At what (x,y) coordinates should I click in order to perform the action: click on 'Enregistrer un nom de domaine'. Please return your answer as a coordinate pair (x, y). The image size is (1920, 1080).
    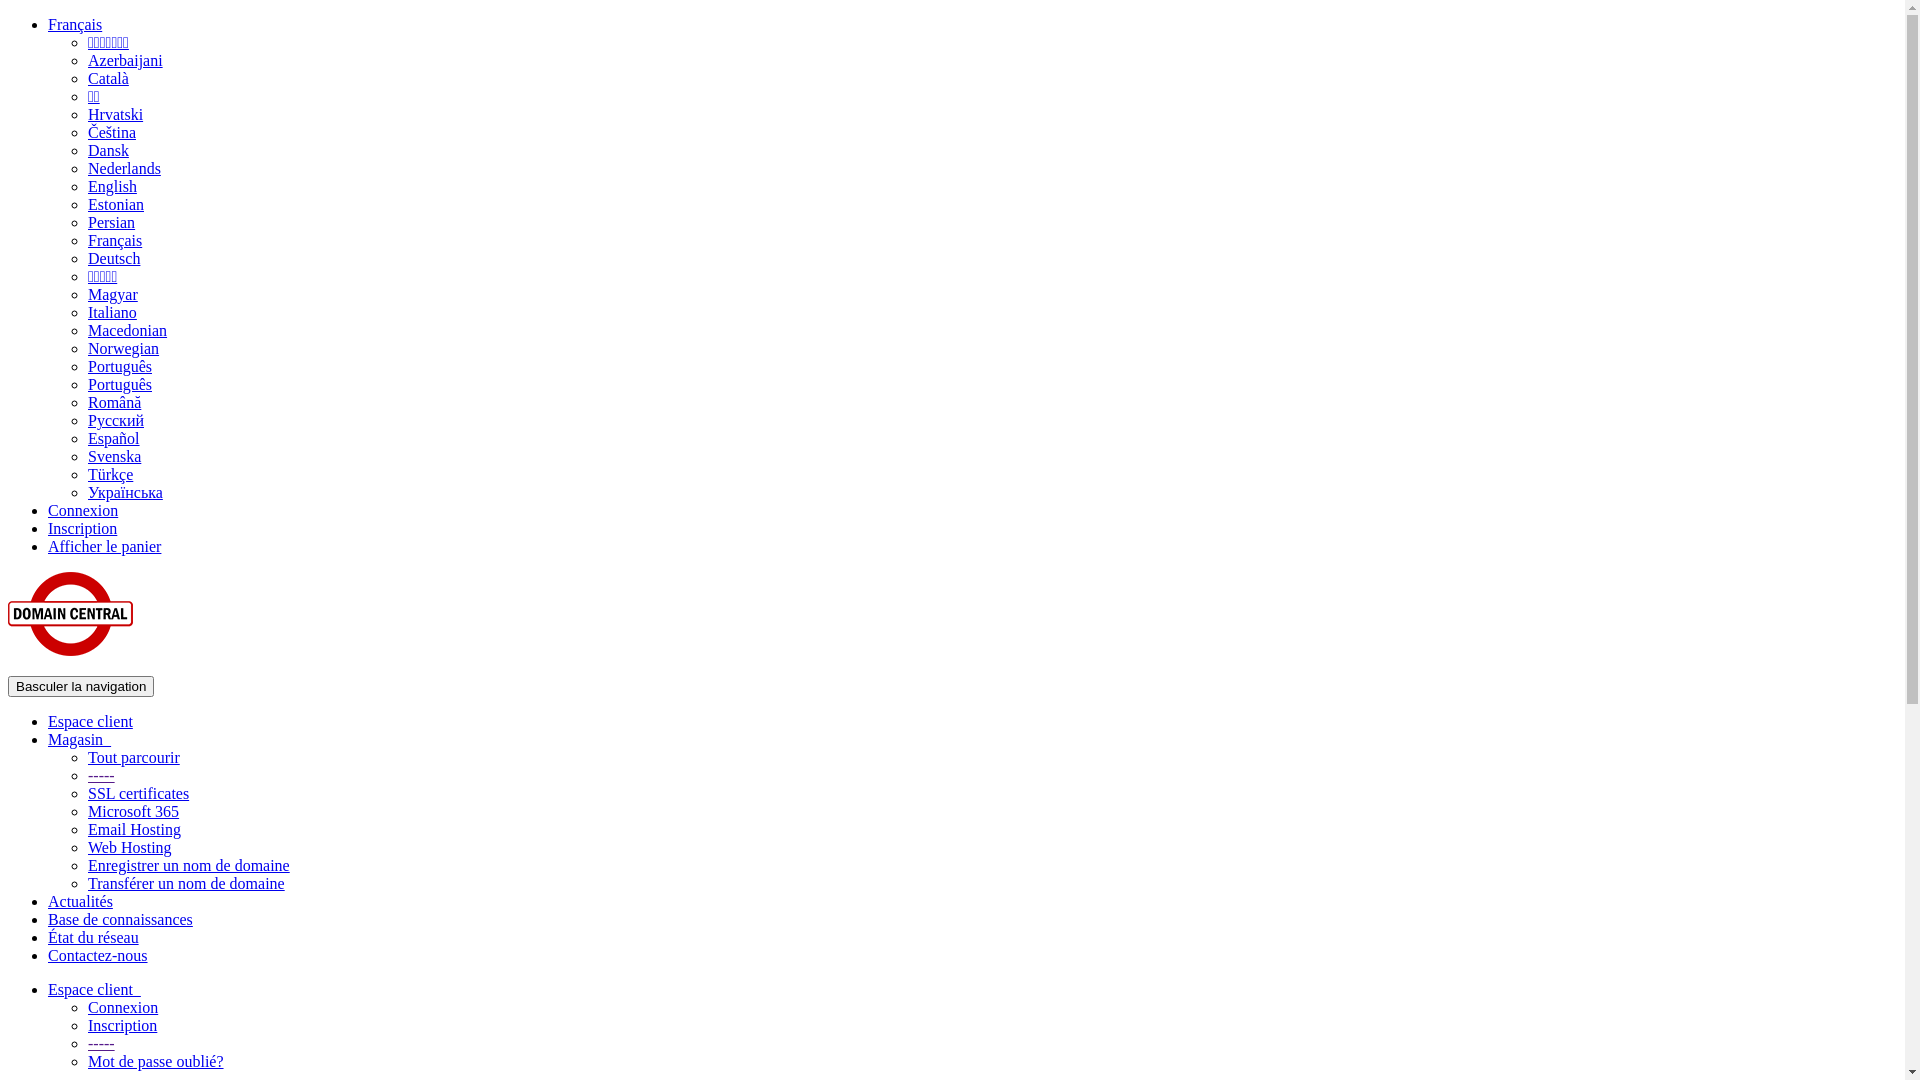
    Looking at the image, I should click on (188, 864).